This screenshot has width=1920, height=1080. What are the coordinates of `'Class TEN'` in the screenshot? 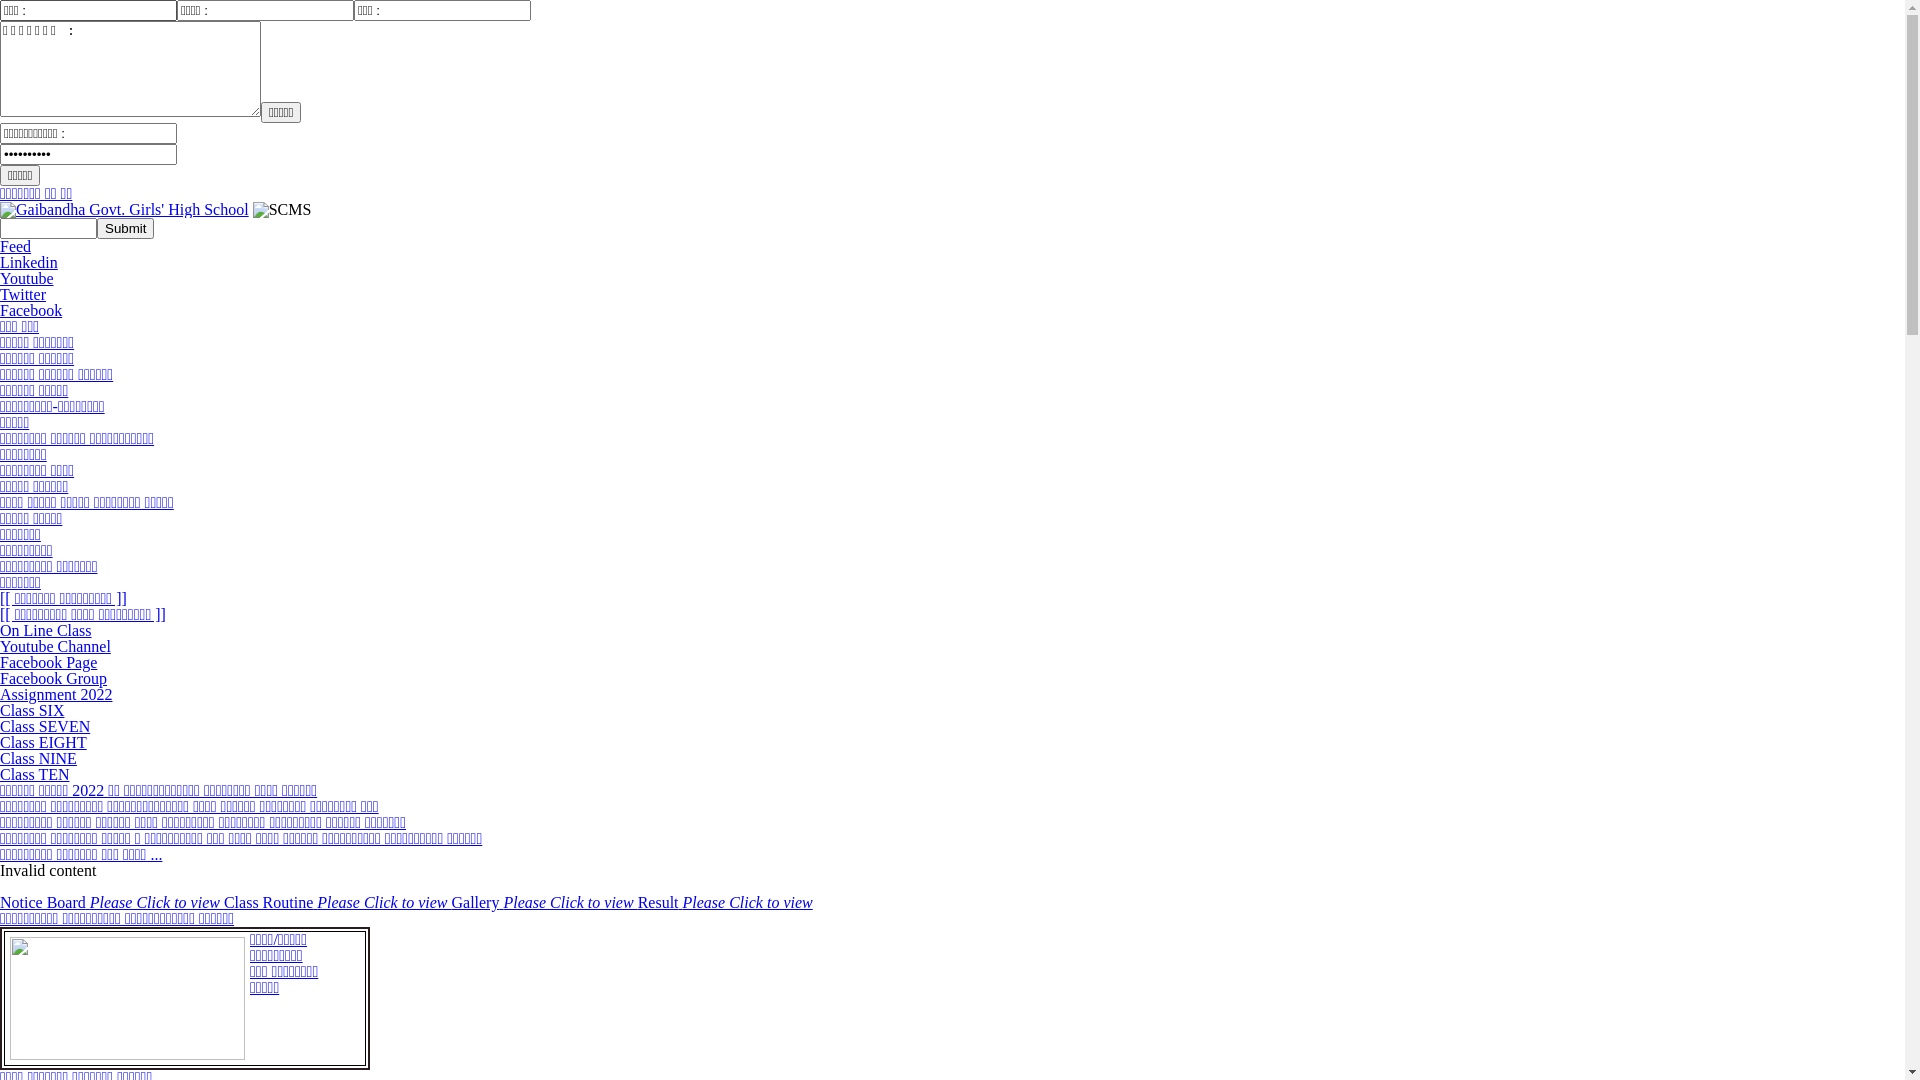 It's located at (34, 773).